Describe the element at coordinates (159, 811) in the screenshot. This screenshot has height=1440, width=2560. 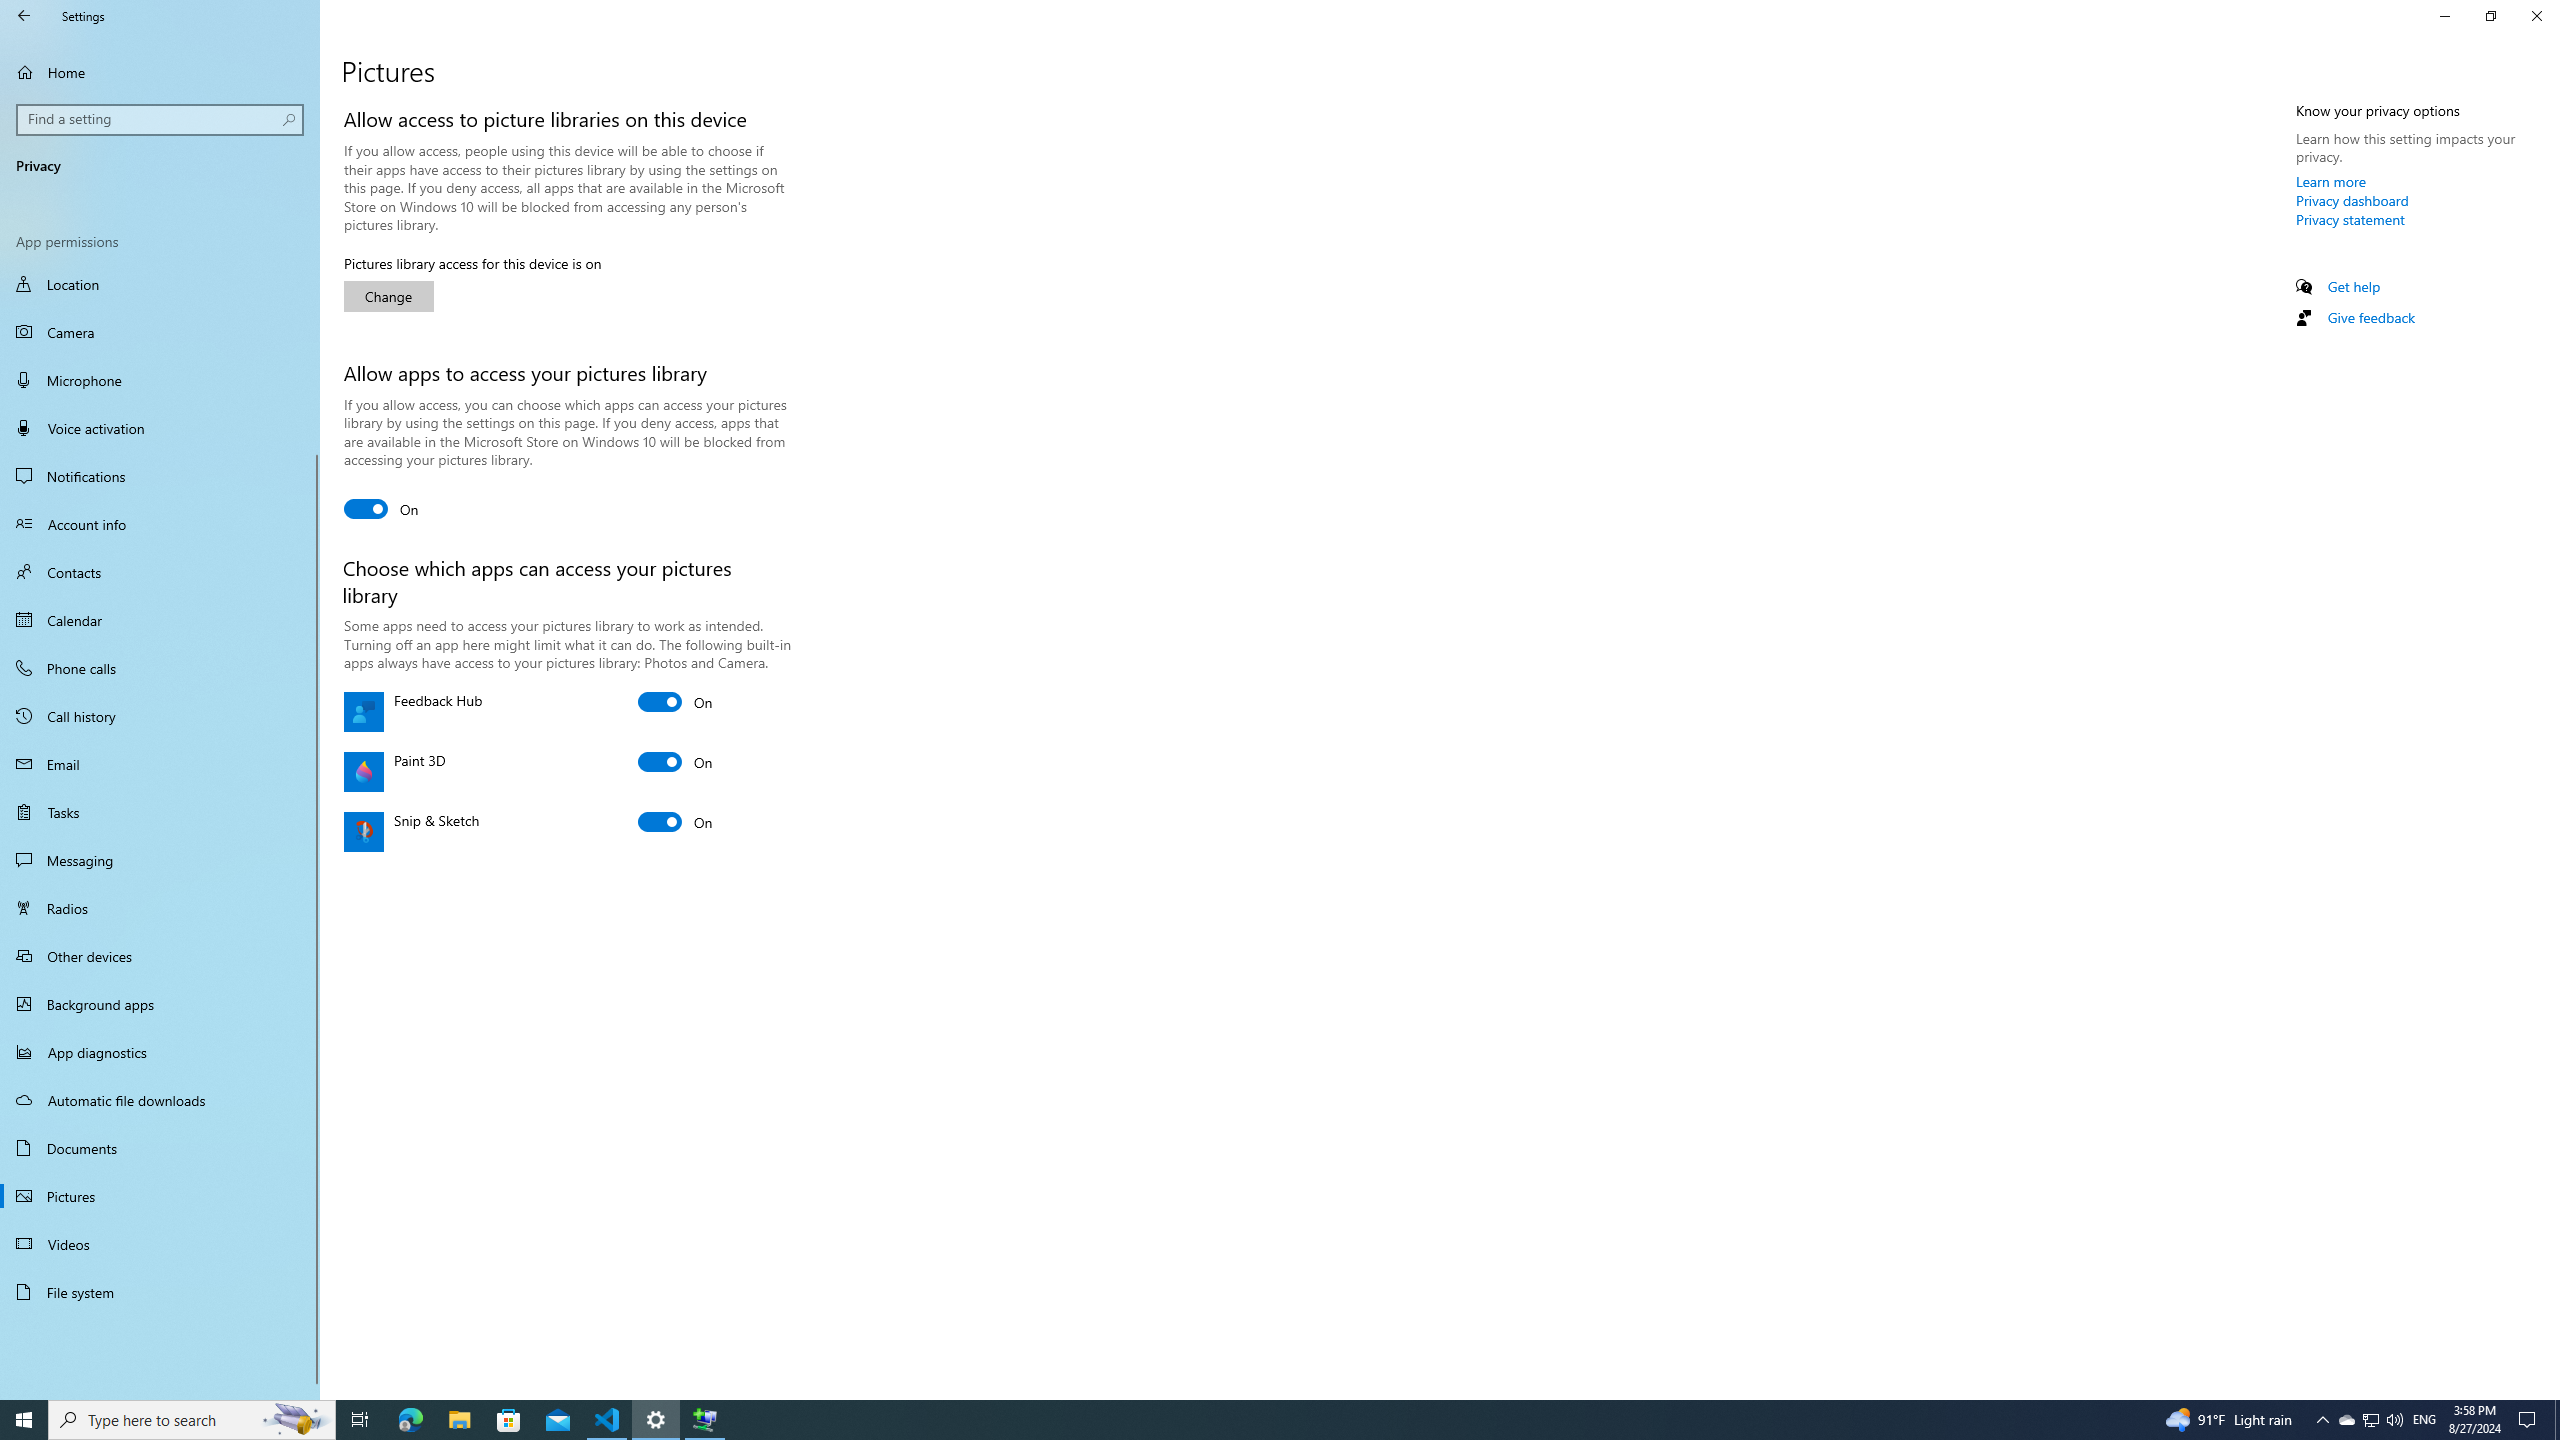
I see `'Tasks'` at that location.